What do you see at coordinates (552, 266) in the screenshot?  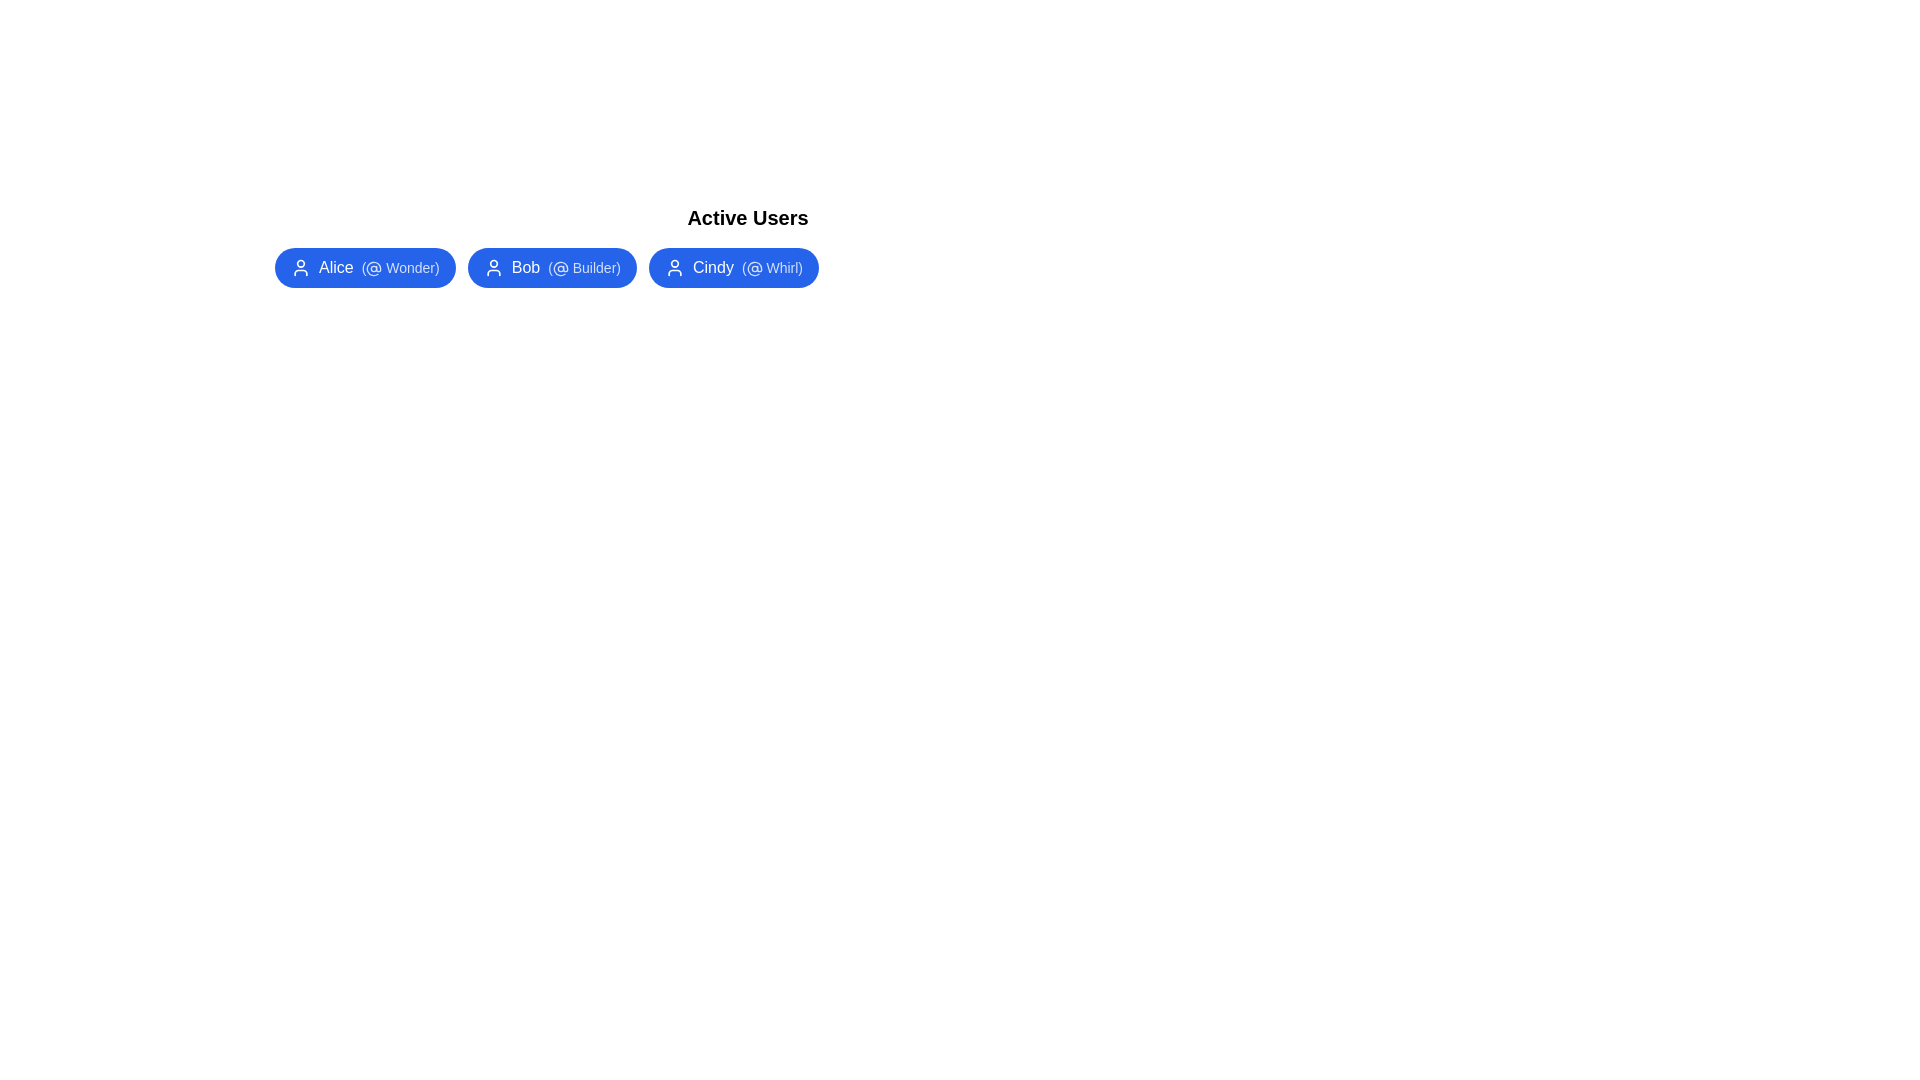 I see `the interactive chip representing Bob to open its context menu` at bounding box center [552, 266].